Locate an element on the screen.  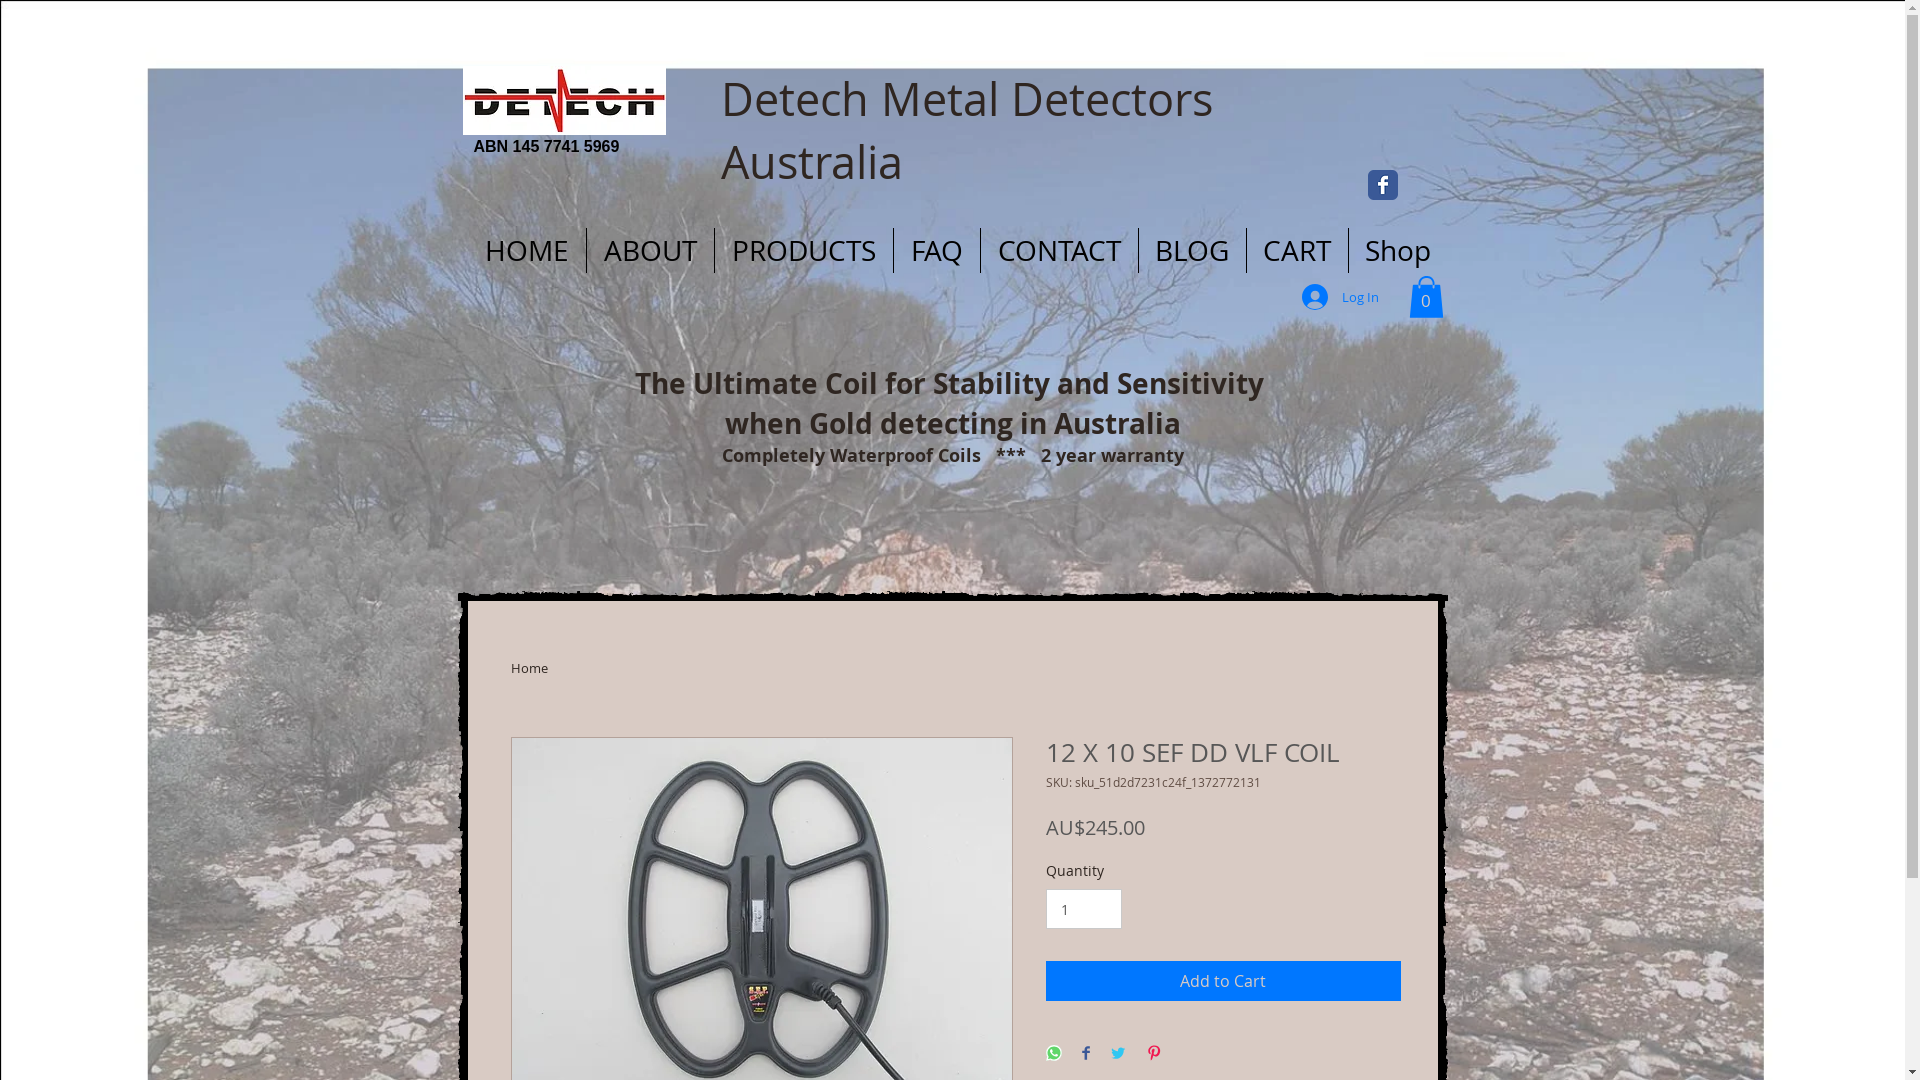
'PRODUCTS' is located at coordinates (802, 249).